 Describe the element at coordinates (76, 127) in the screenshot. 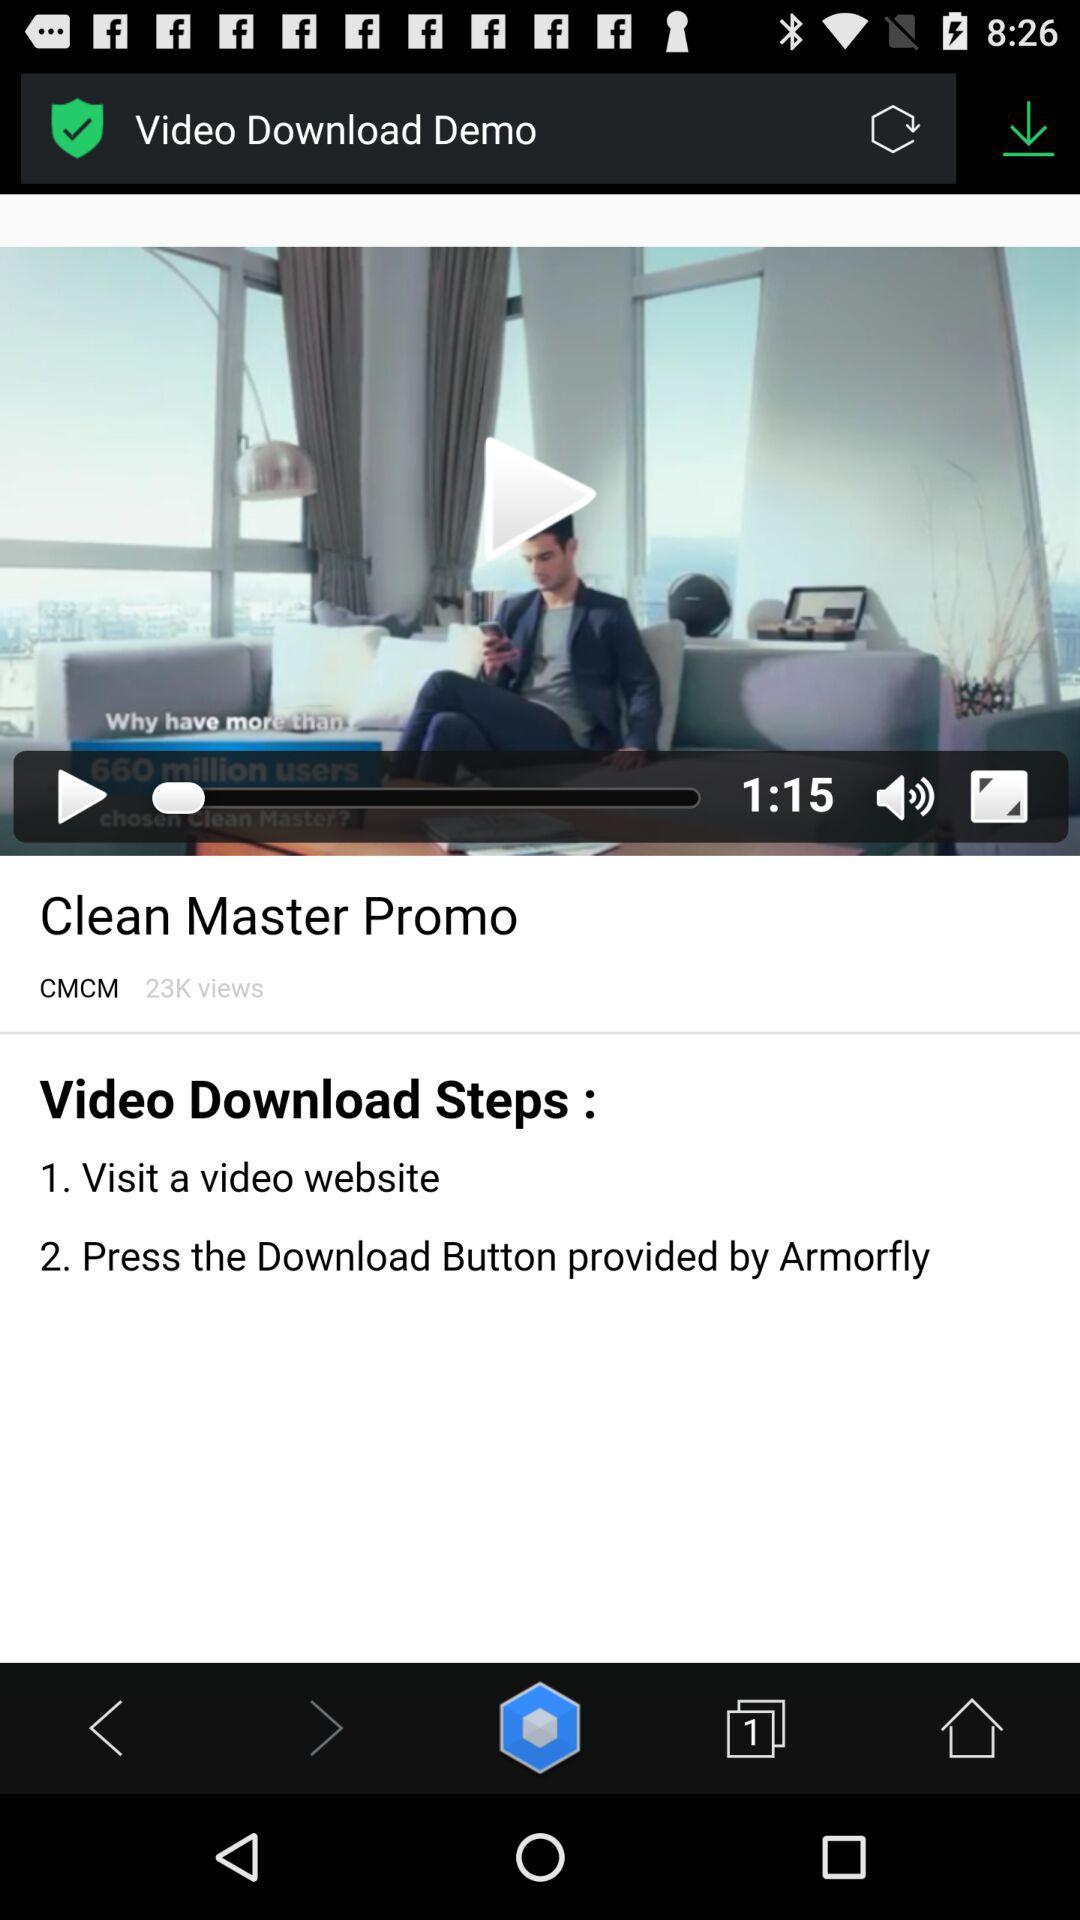

I see `right option box` at that location.